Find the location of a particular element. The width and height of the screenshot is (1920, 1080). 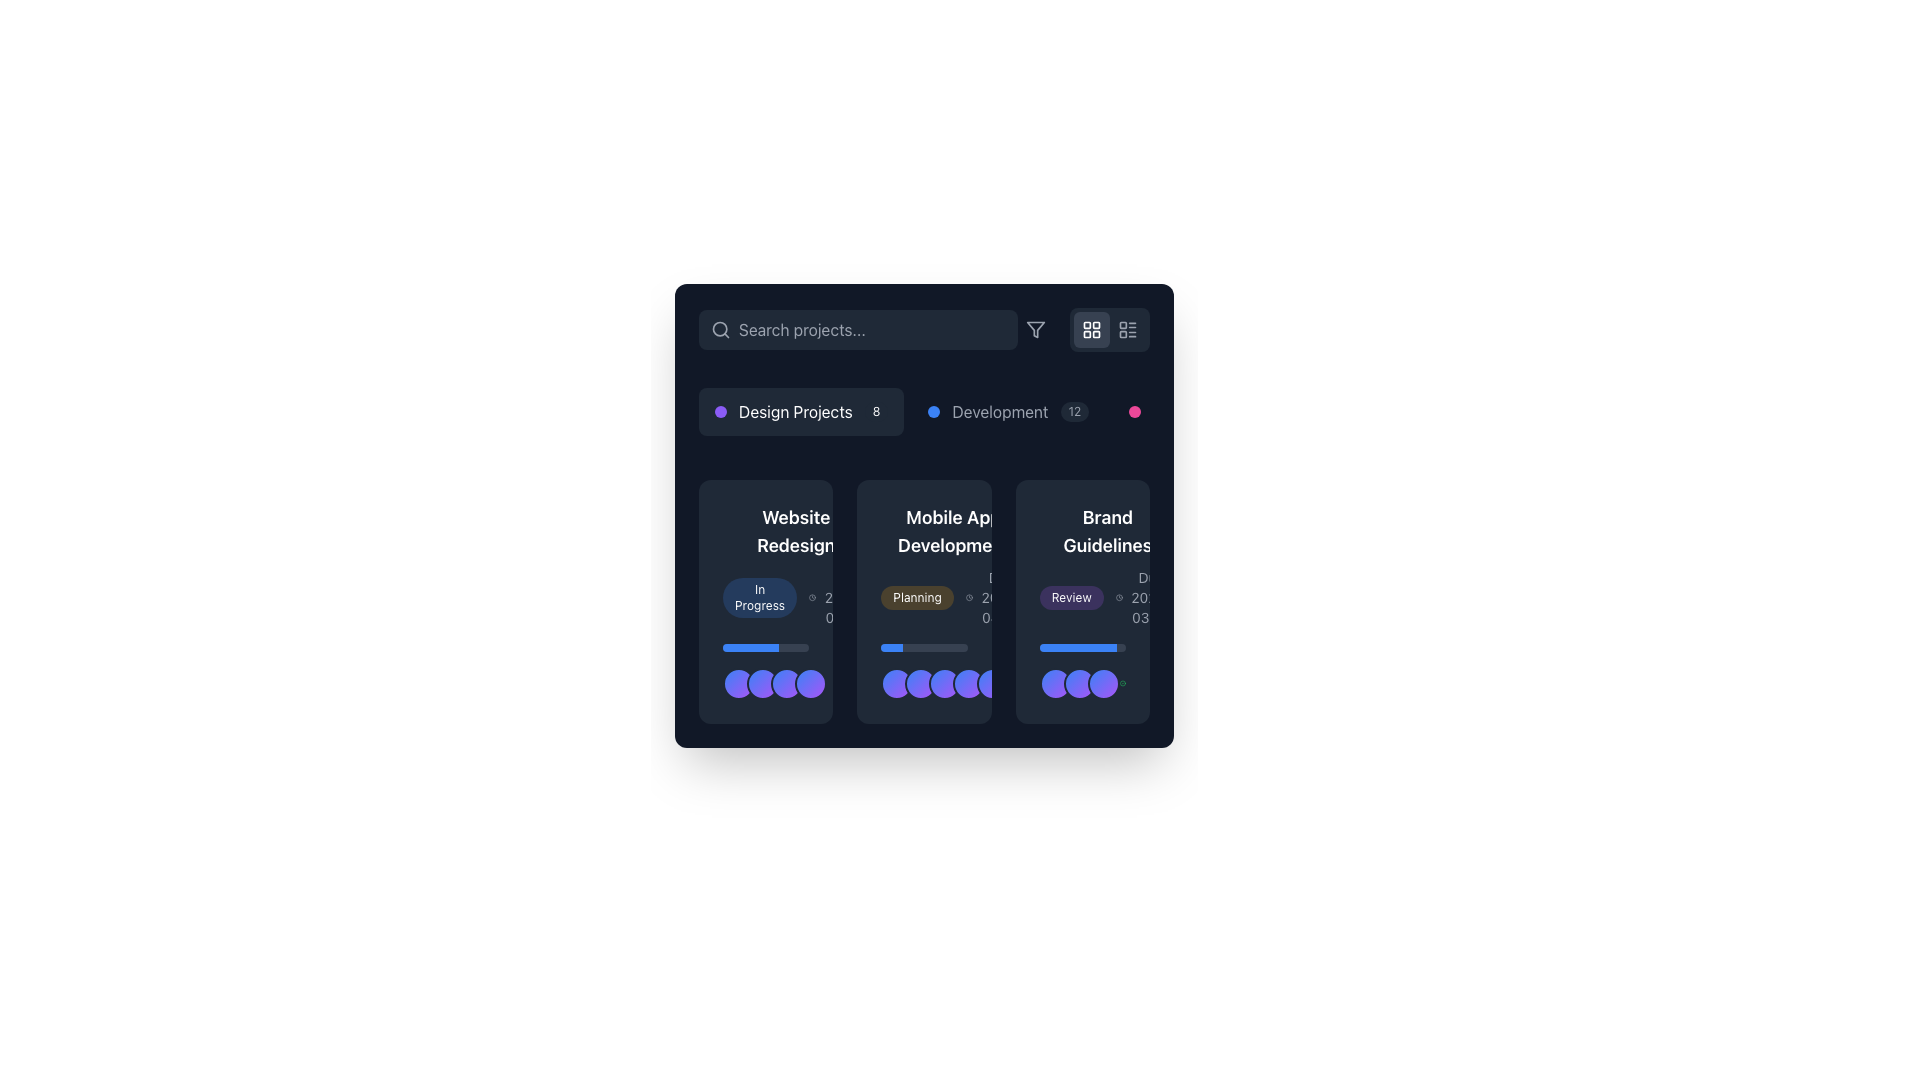

the text display element that communicates the project's title 'Mobile App Development', which is positioned in the center of a card in the second column of a grid layout is located at coordinates (952, 566).